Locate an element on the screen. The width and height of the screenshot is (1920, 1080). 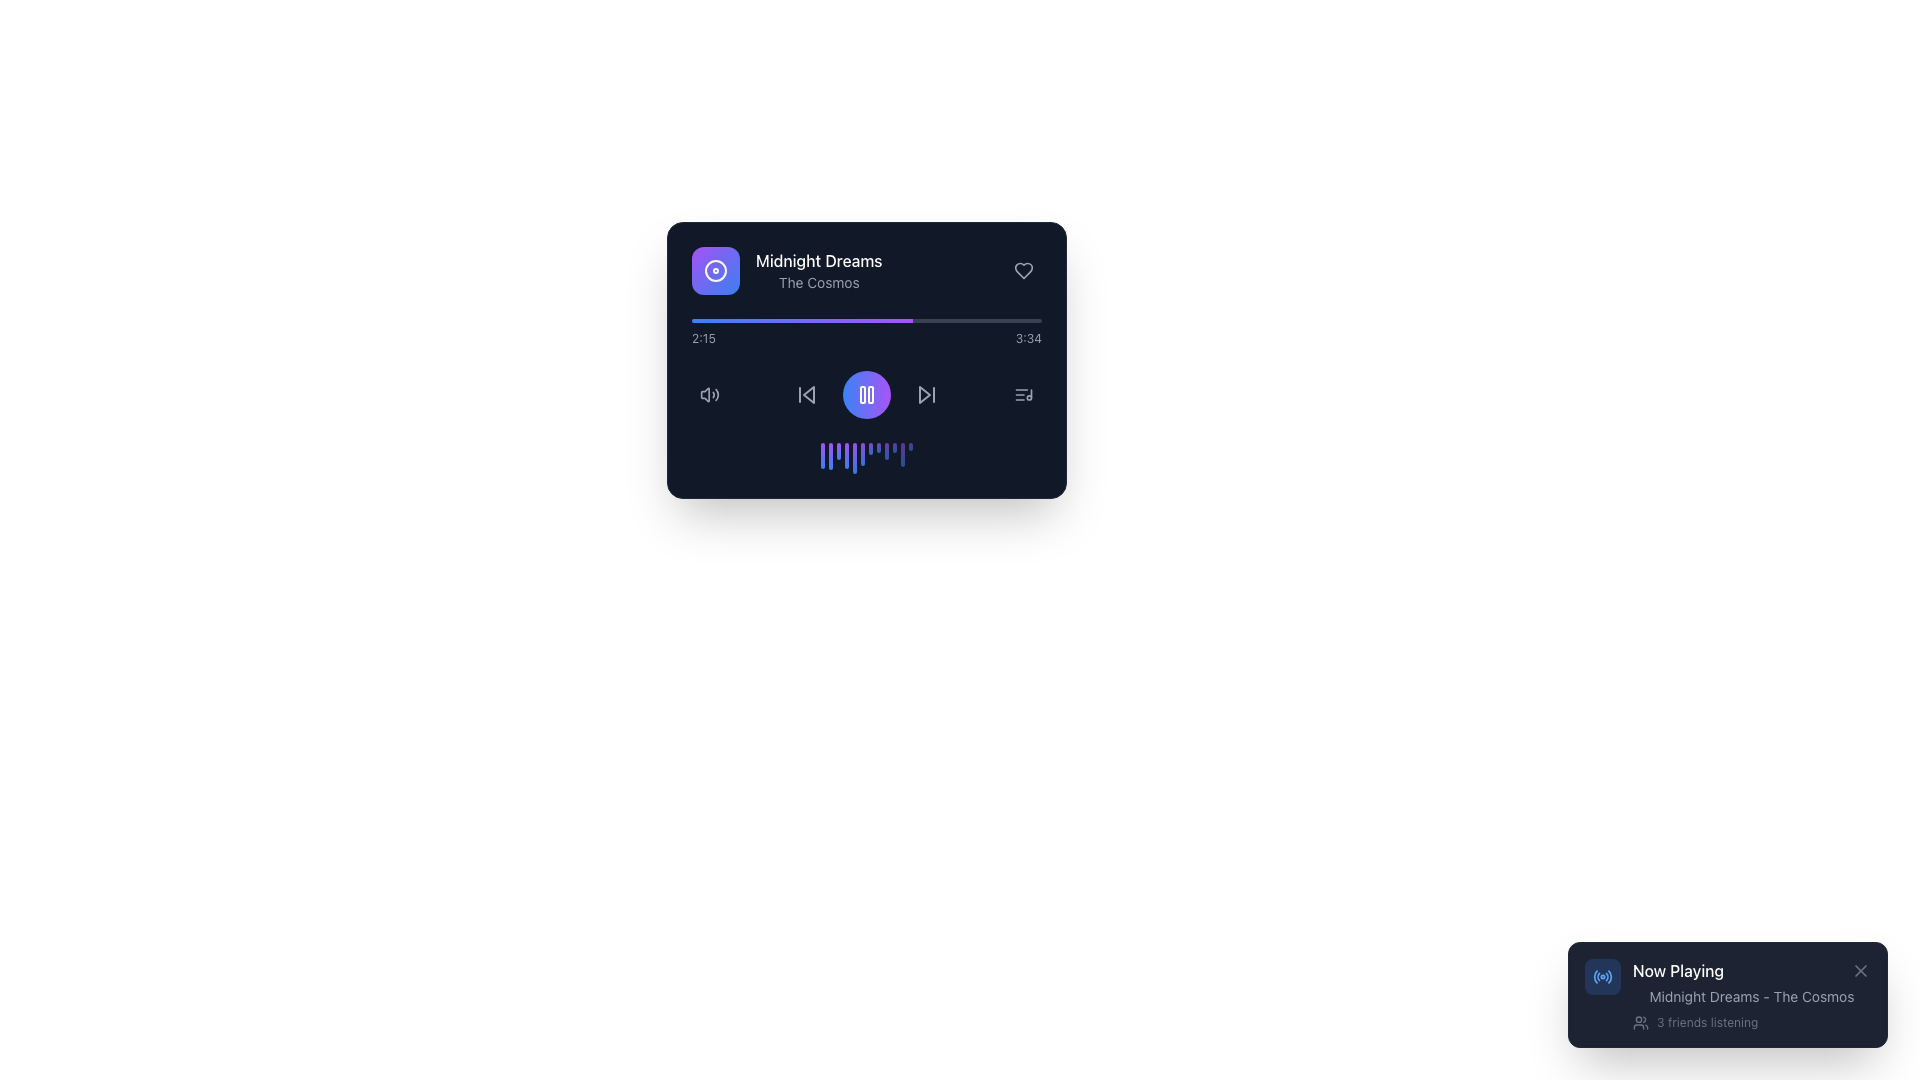
playback time is located at coordinates (981, 319).